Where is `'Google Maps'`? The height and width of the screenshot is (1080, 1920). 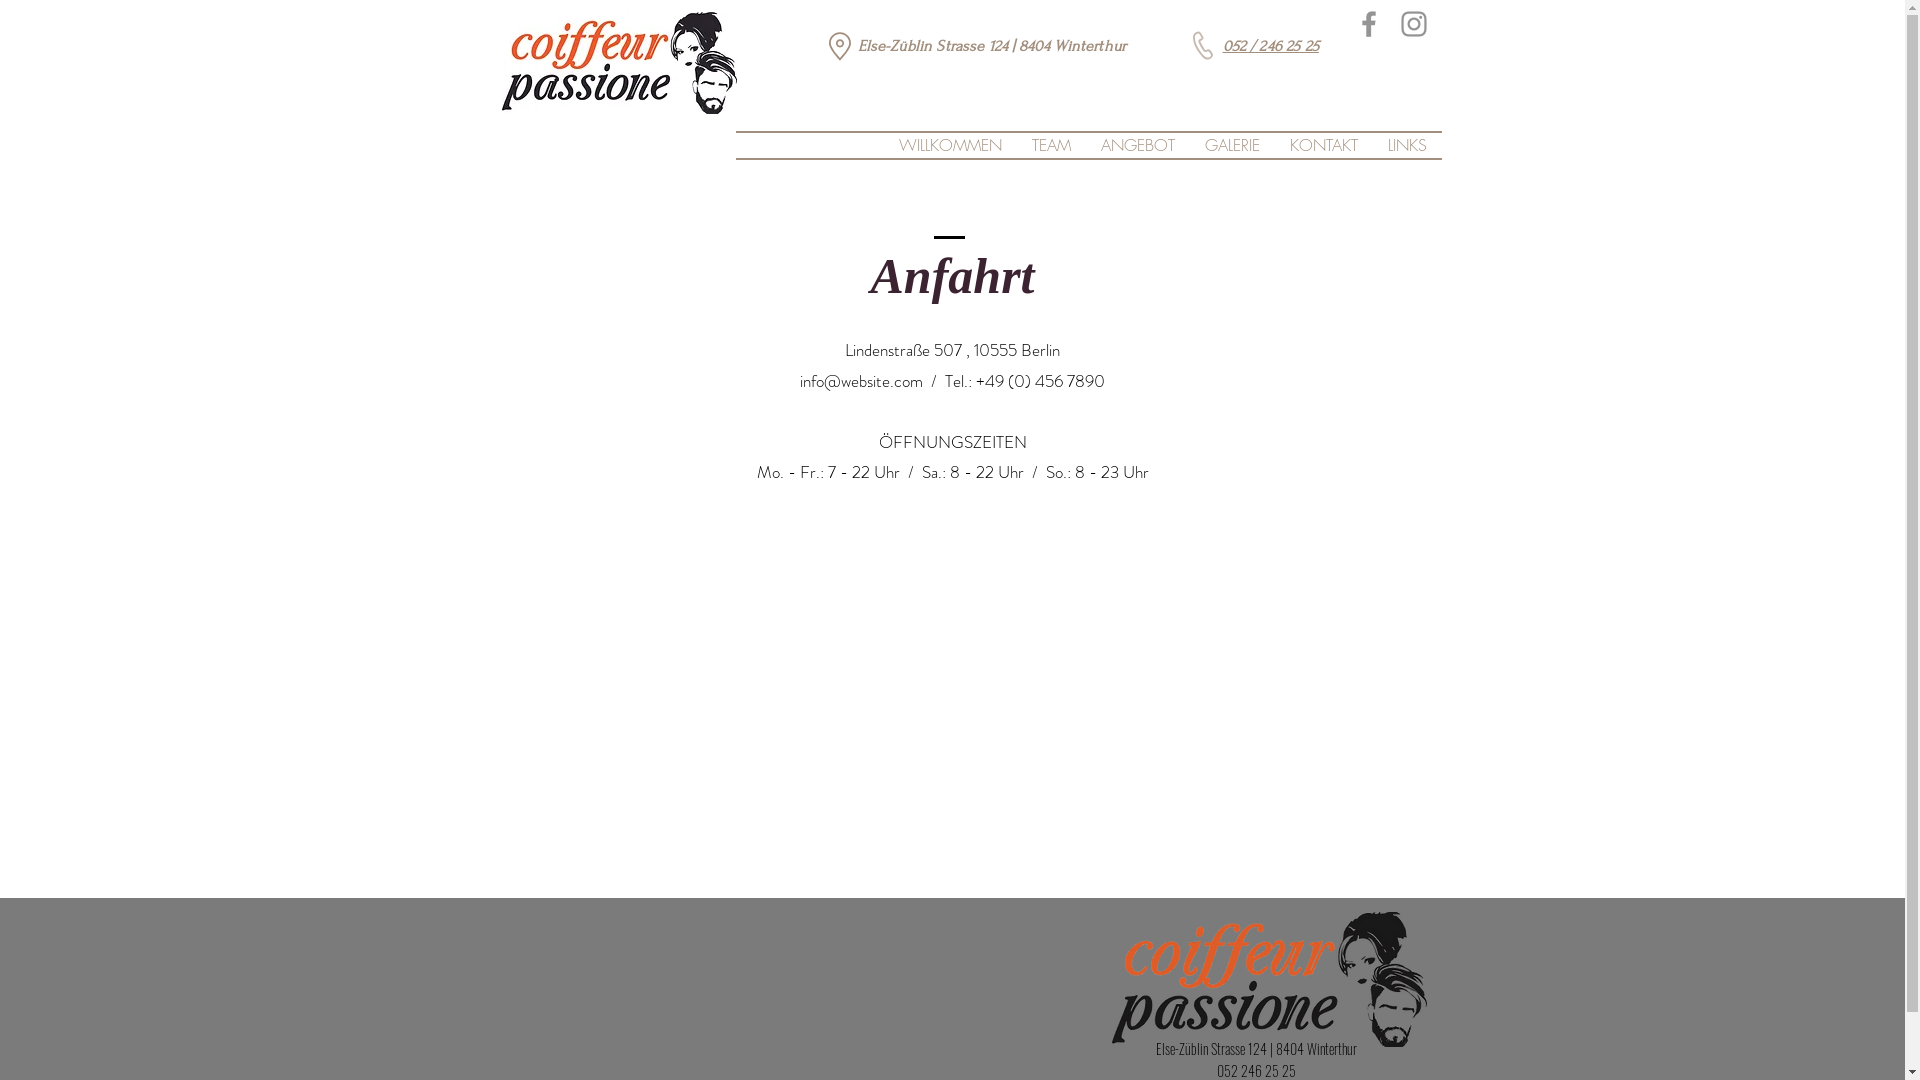 'Google Maps' is located at coordinates (950, 681).